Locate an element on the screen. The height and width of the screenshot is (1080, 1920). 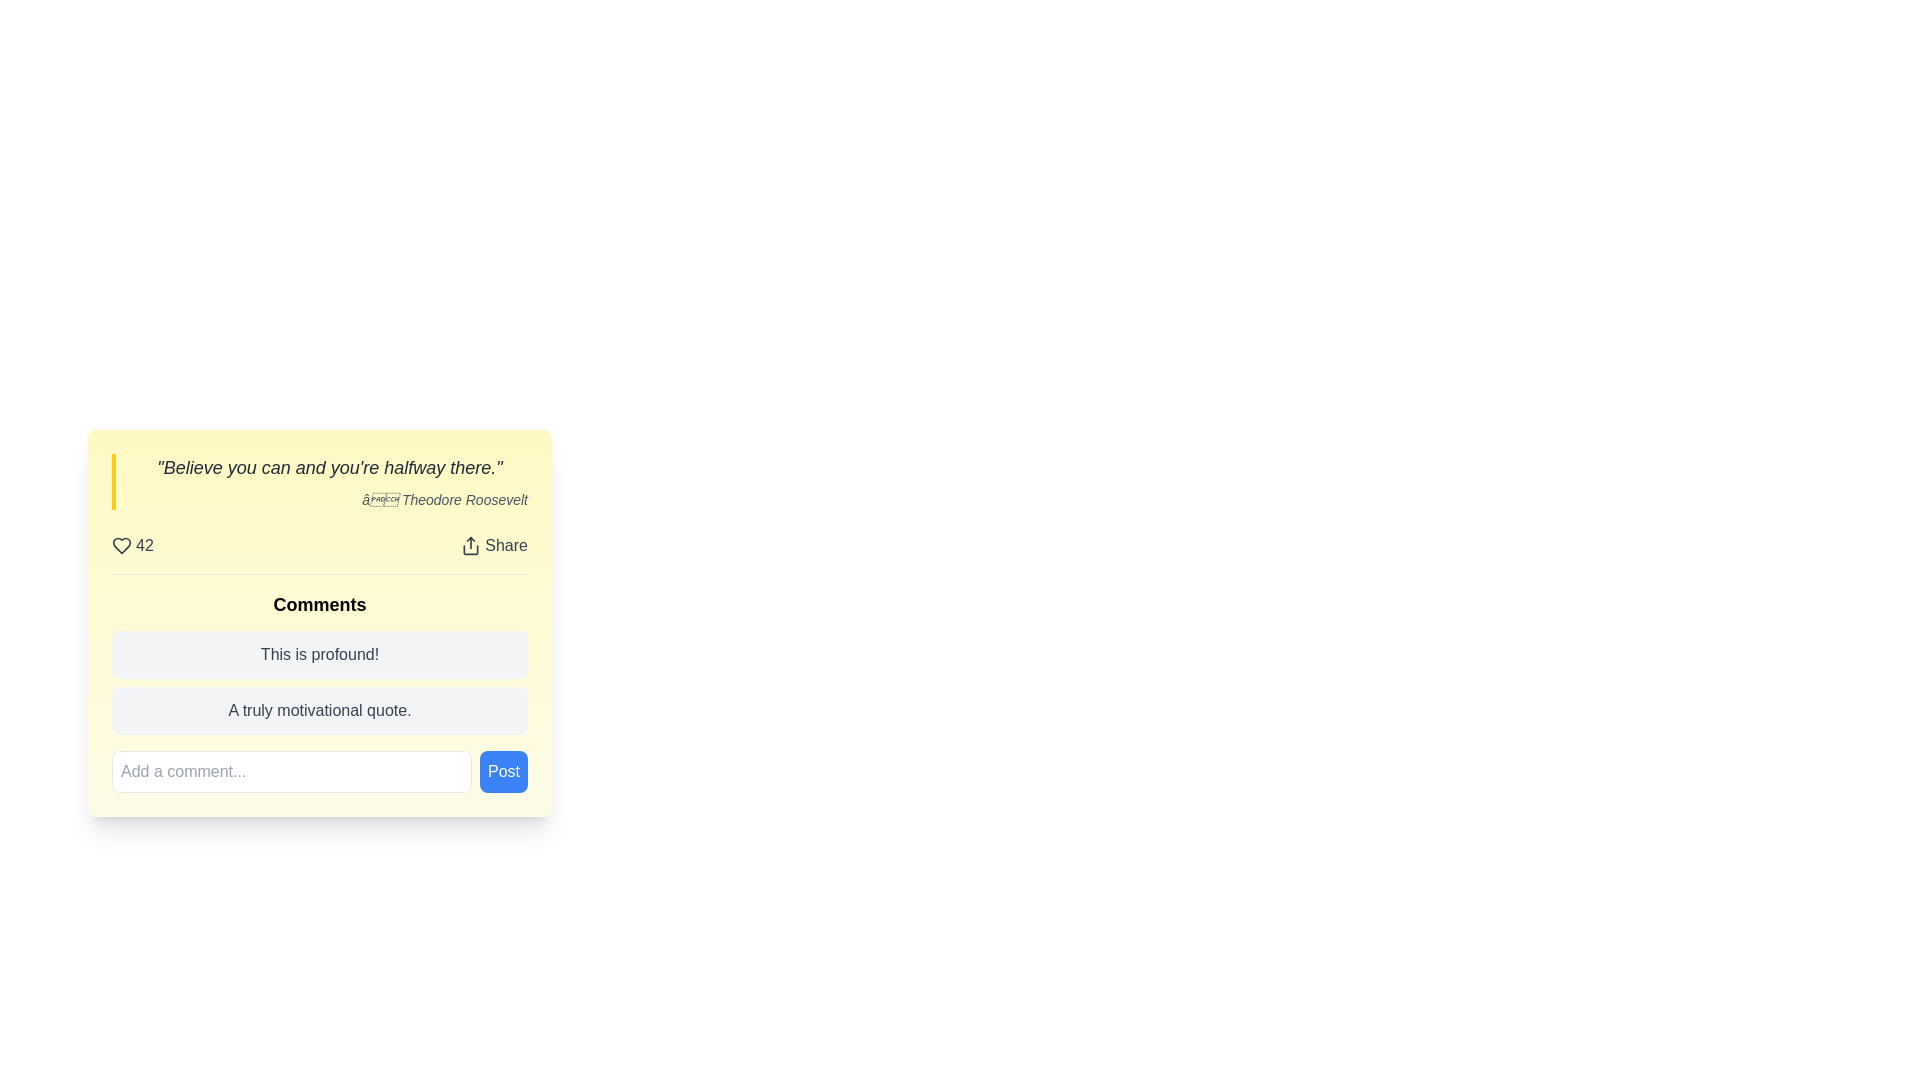
the interactive component with a heart icon and the text '42' is located at coordinates (131, 546).